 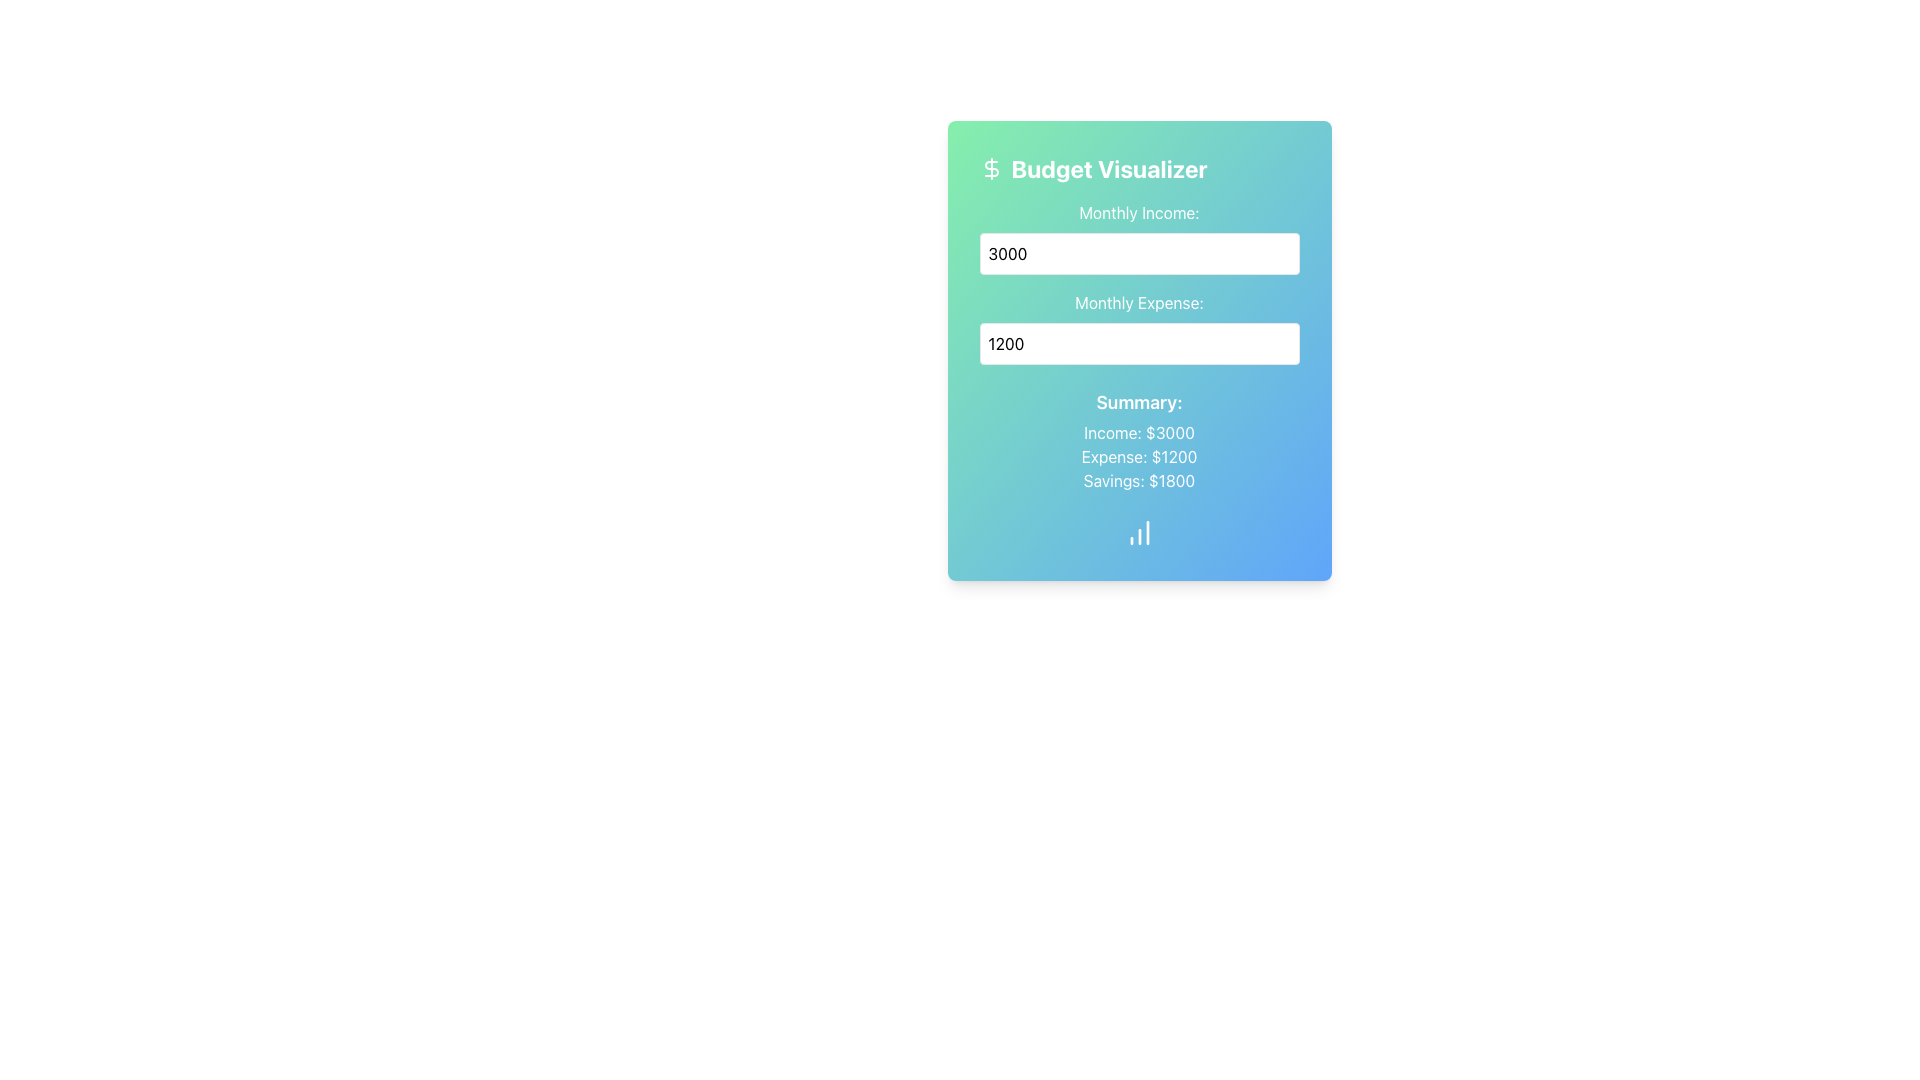 I want to click on label displaying 'Monthly Income:' located at the upper portion of the card interface, above the input field for entering a monetary value, so click(x=1139, y=212).